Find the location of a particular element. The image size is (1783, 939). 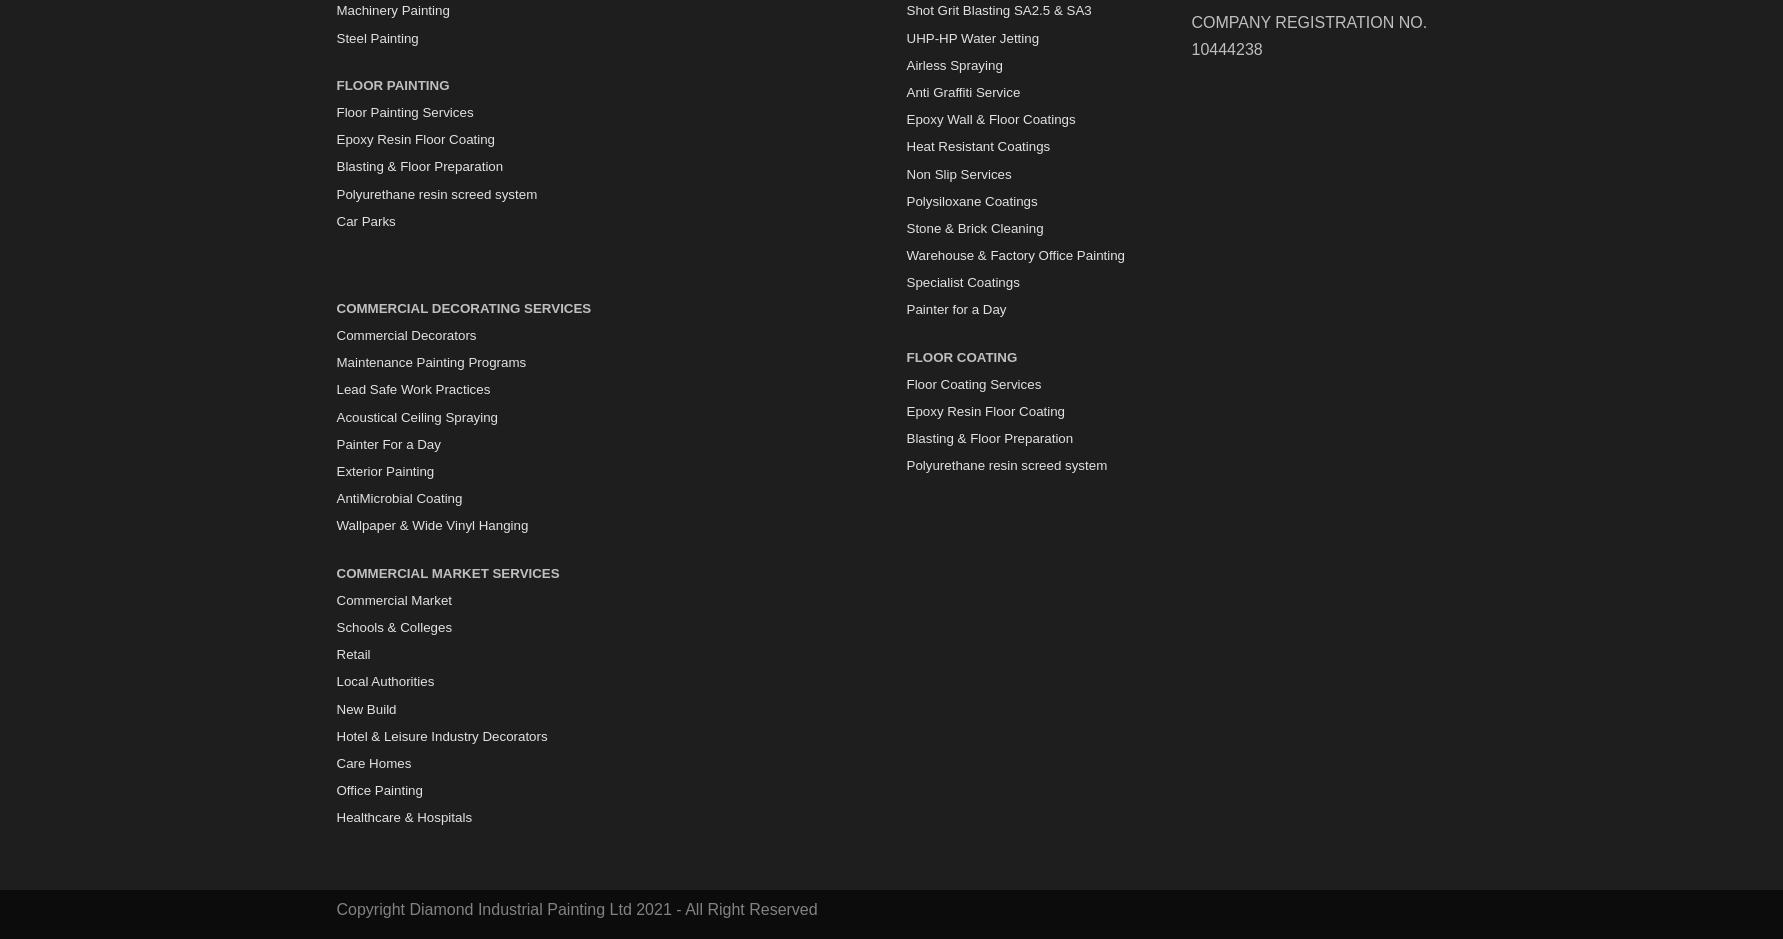

'AntiMicrobial Coating' is located at coordinates (399, 497).